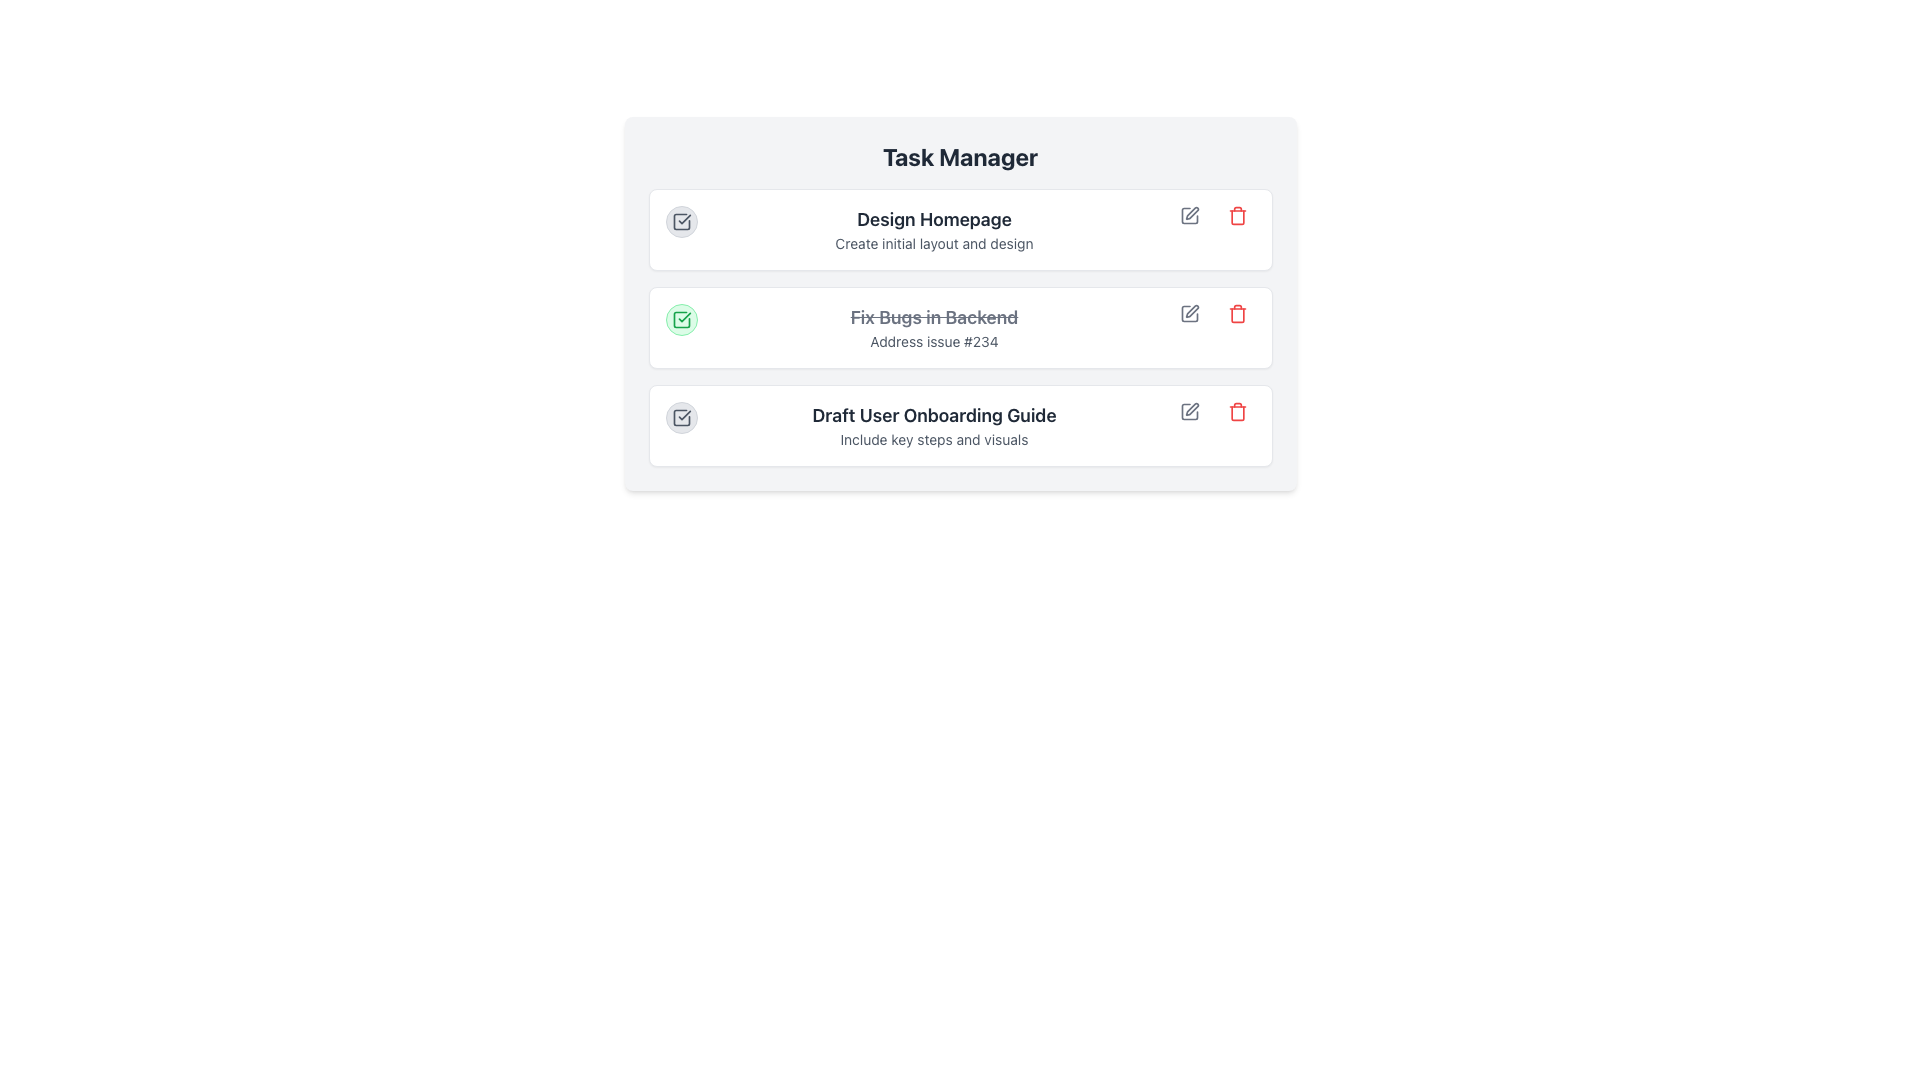 Image resolution: width=1920 pixels, height=1080 pixels. Describe the element at coordinates (681, 222) in the screenshot. I see `the square icon with a checkmark symbol, which is located on the far left of the first row in the task list interface, adjacent to the text 'Design Homepage'` at that location.